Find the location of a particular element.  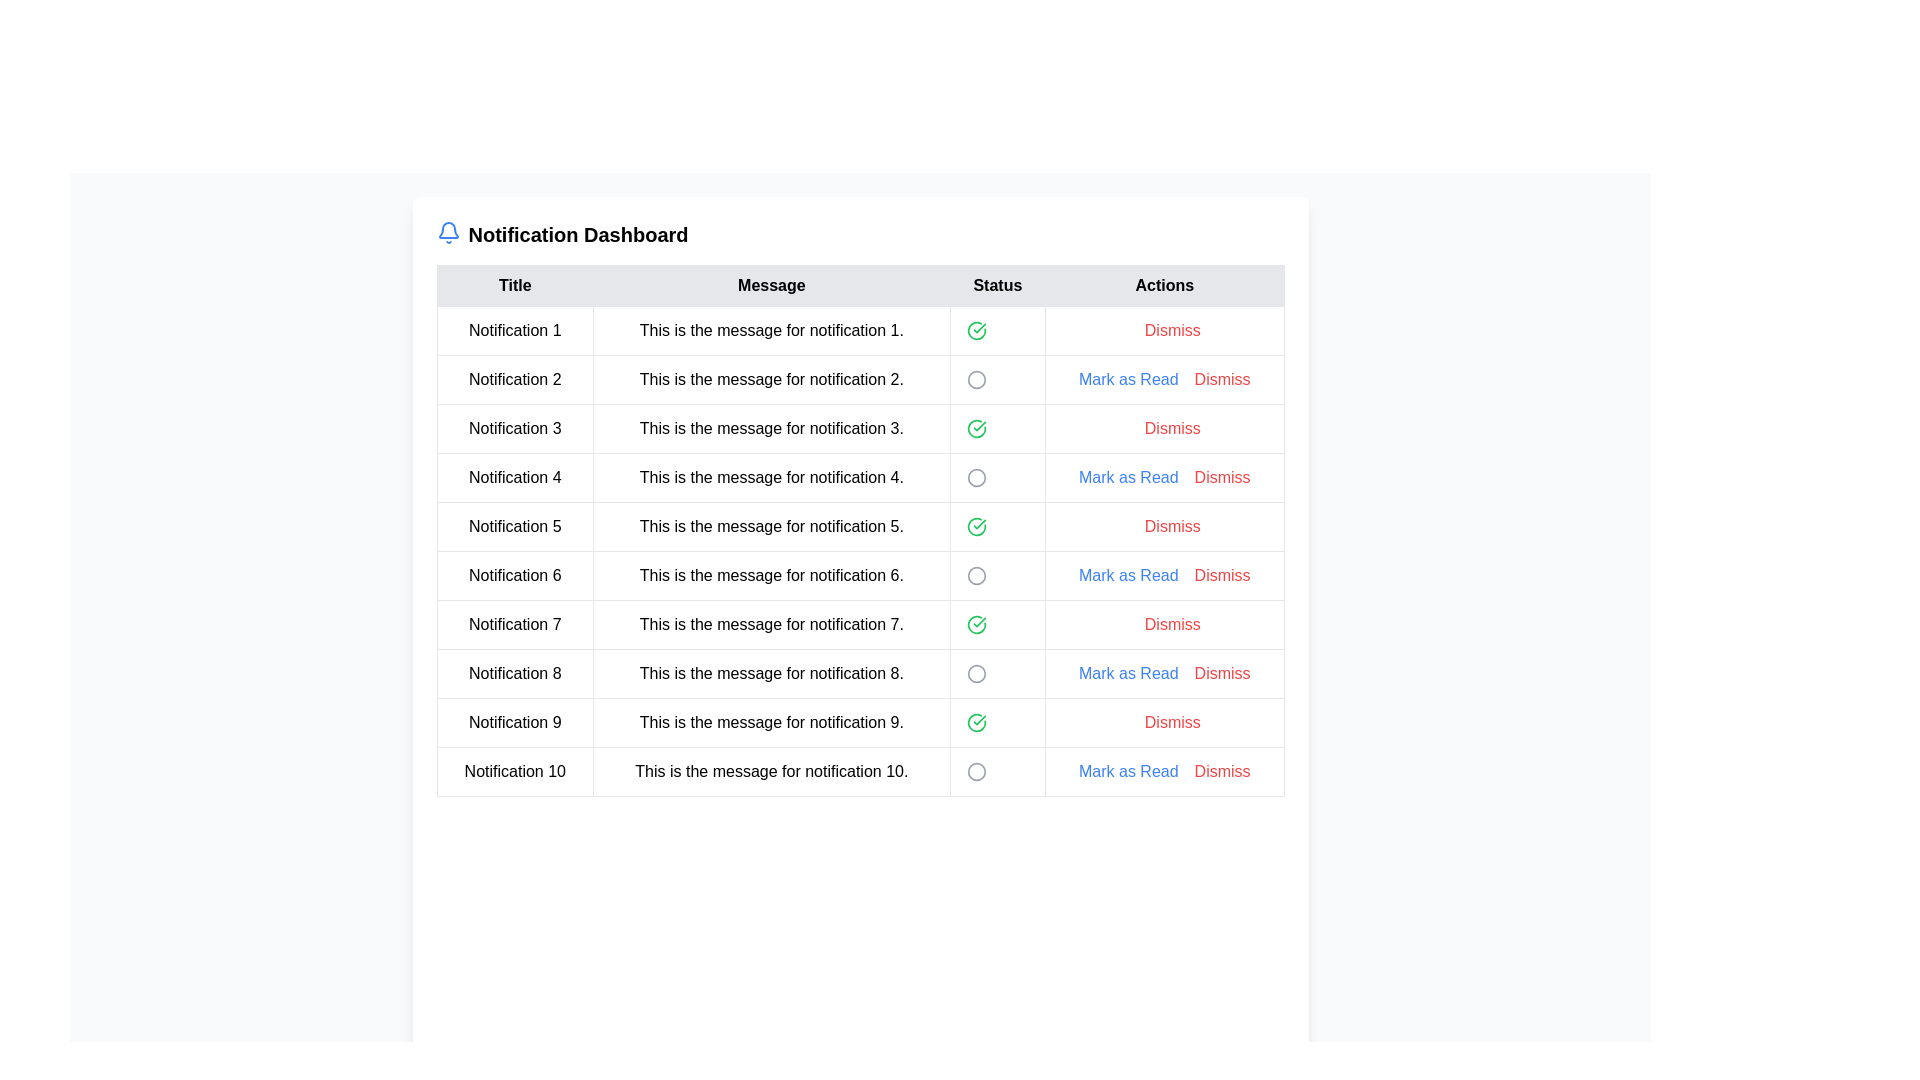

body section of the notification bell icon located at the top-left corner of the notification dashboard interface, which has a blue outline is located at coordinates (446, 229).